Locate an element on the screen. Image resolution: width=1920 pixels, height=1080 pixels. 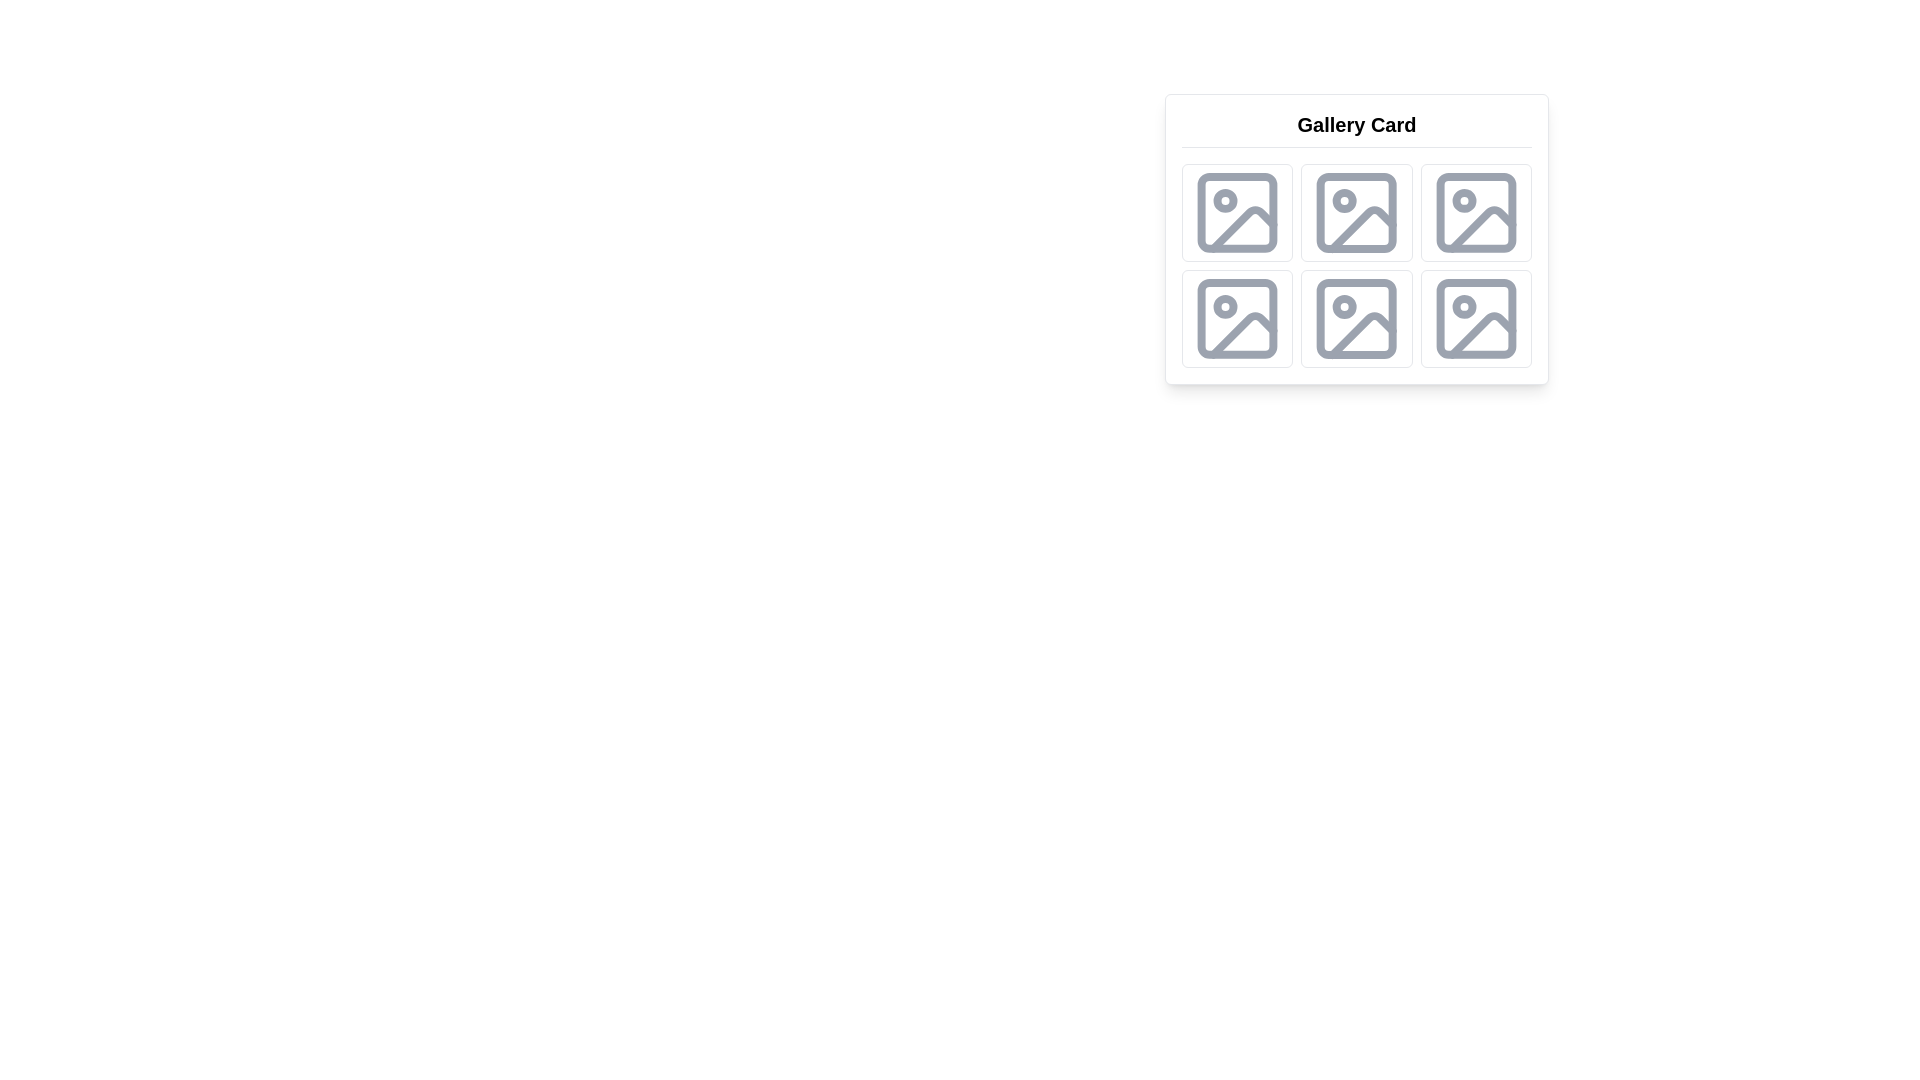
the second card in the first row of the 'Gallery Card' grid is located at coordinates (1357, 212).